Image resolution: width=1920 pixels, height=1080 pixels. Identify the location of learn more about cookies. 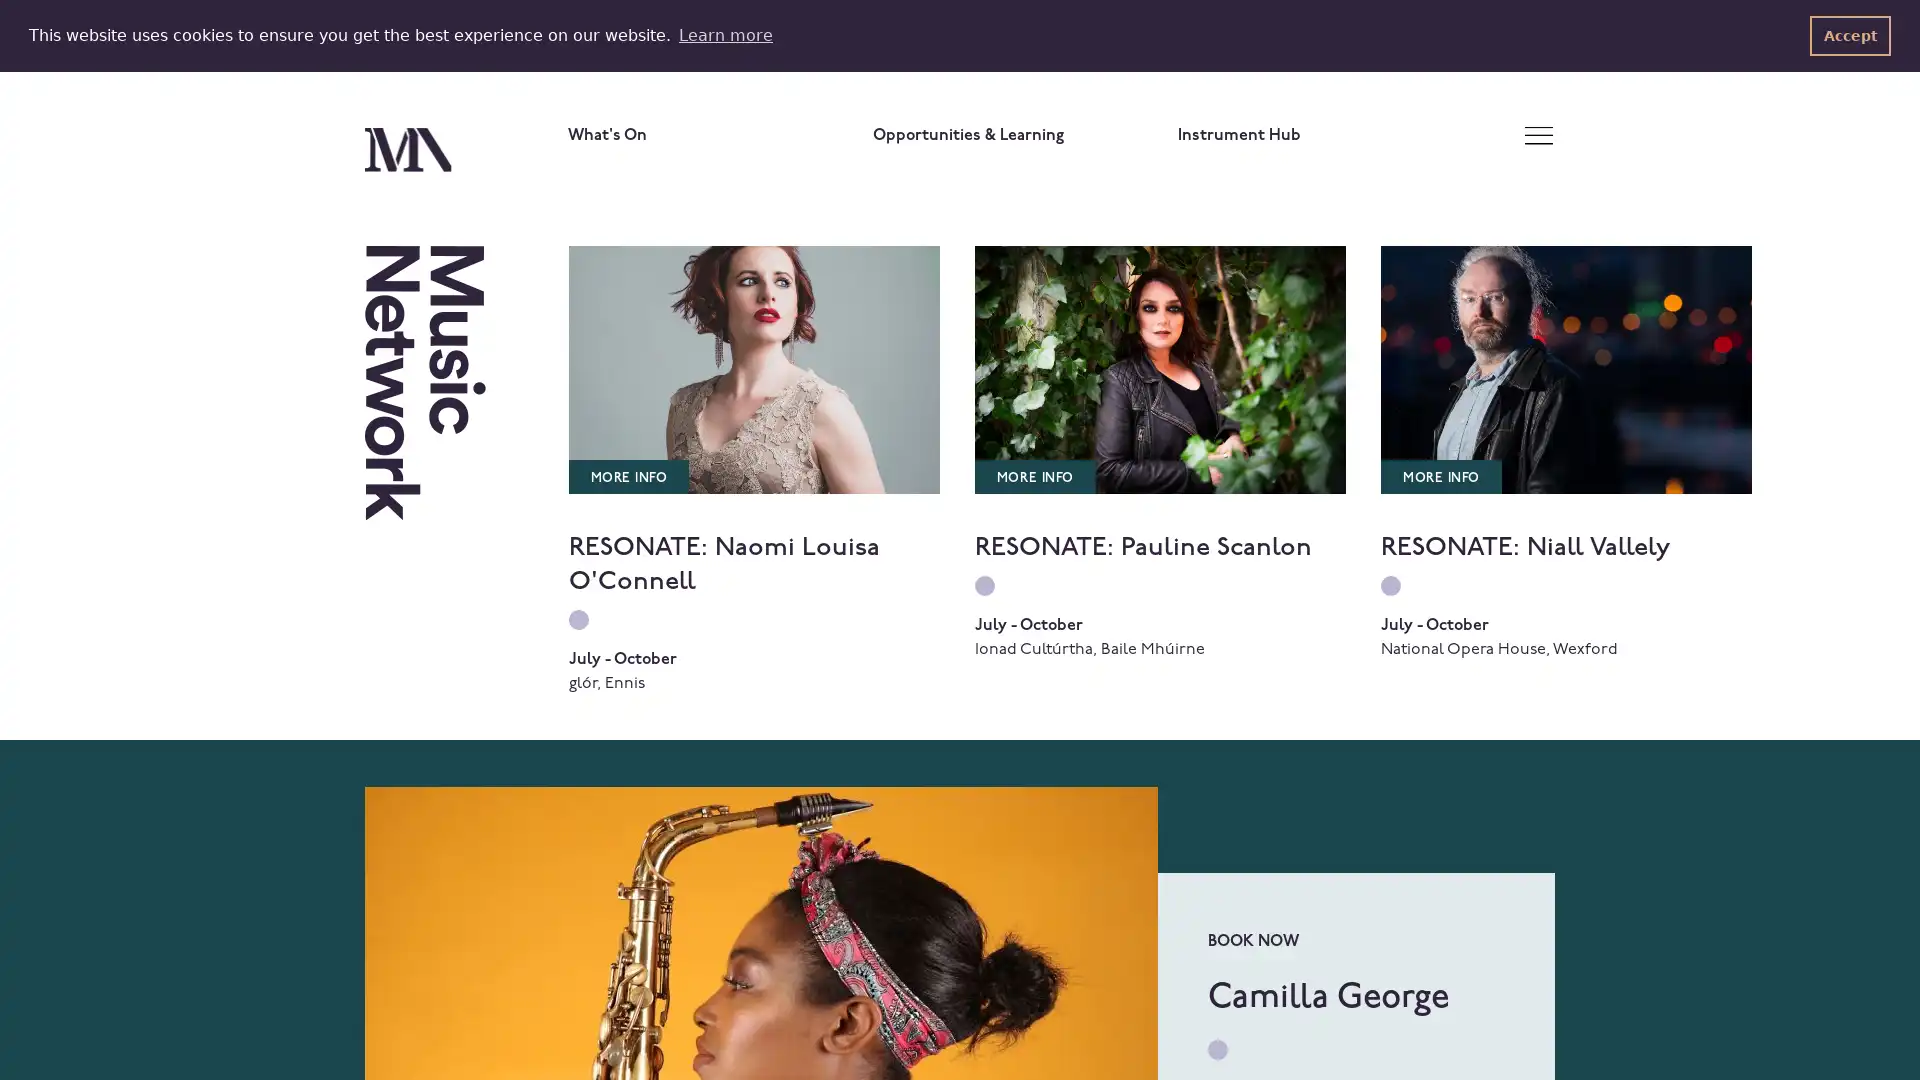
(724, 34).